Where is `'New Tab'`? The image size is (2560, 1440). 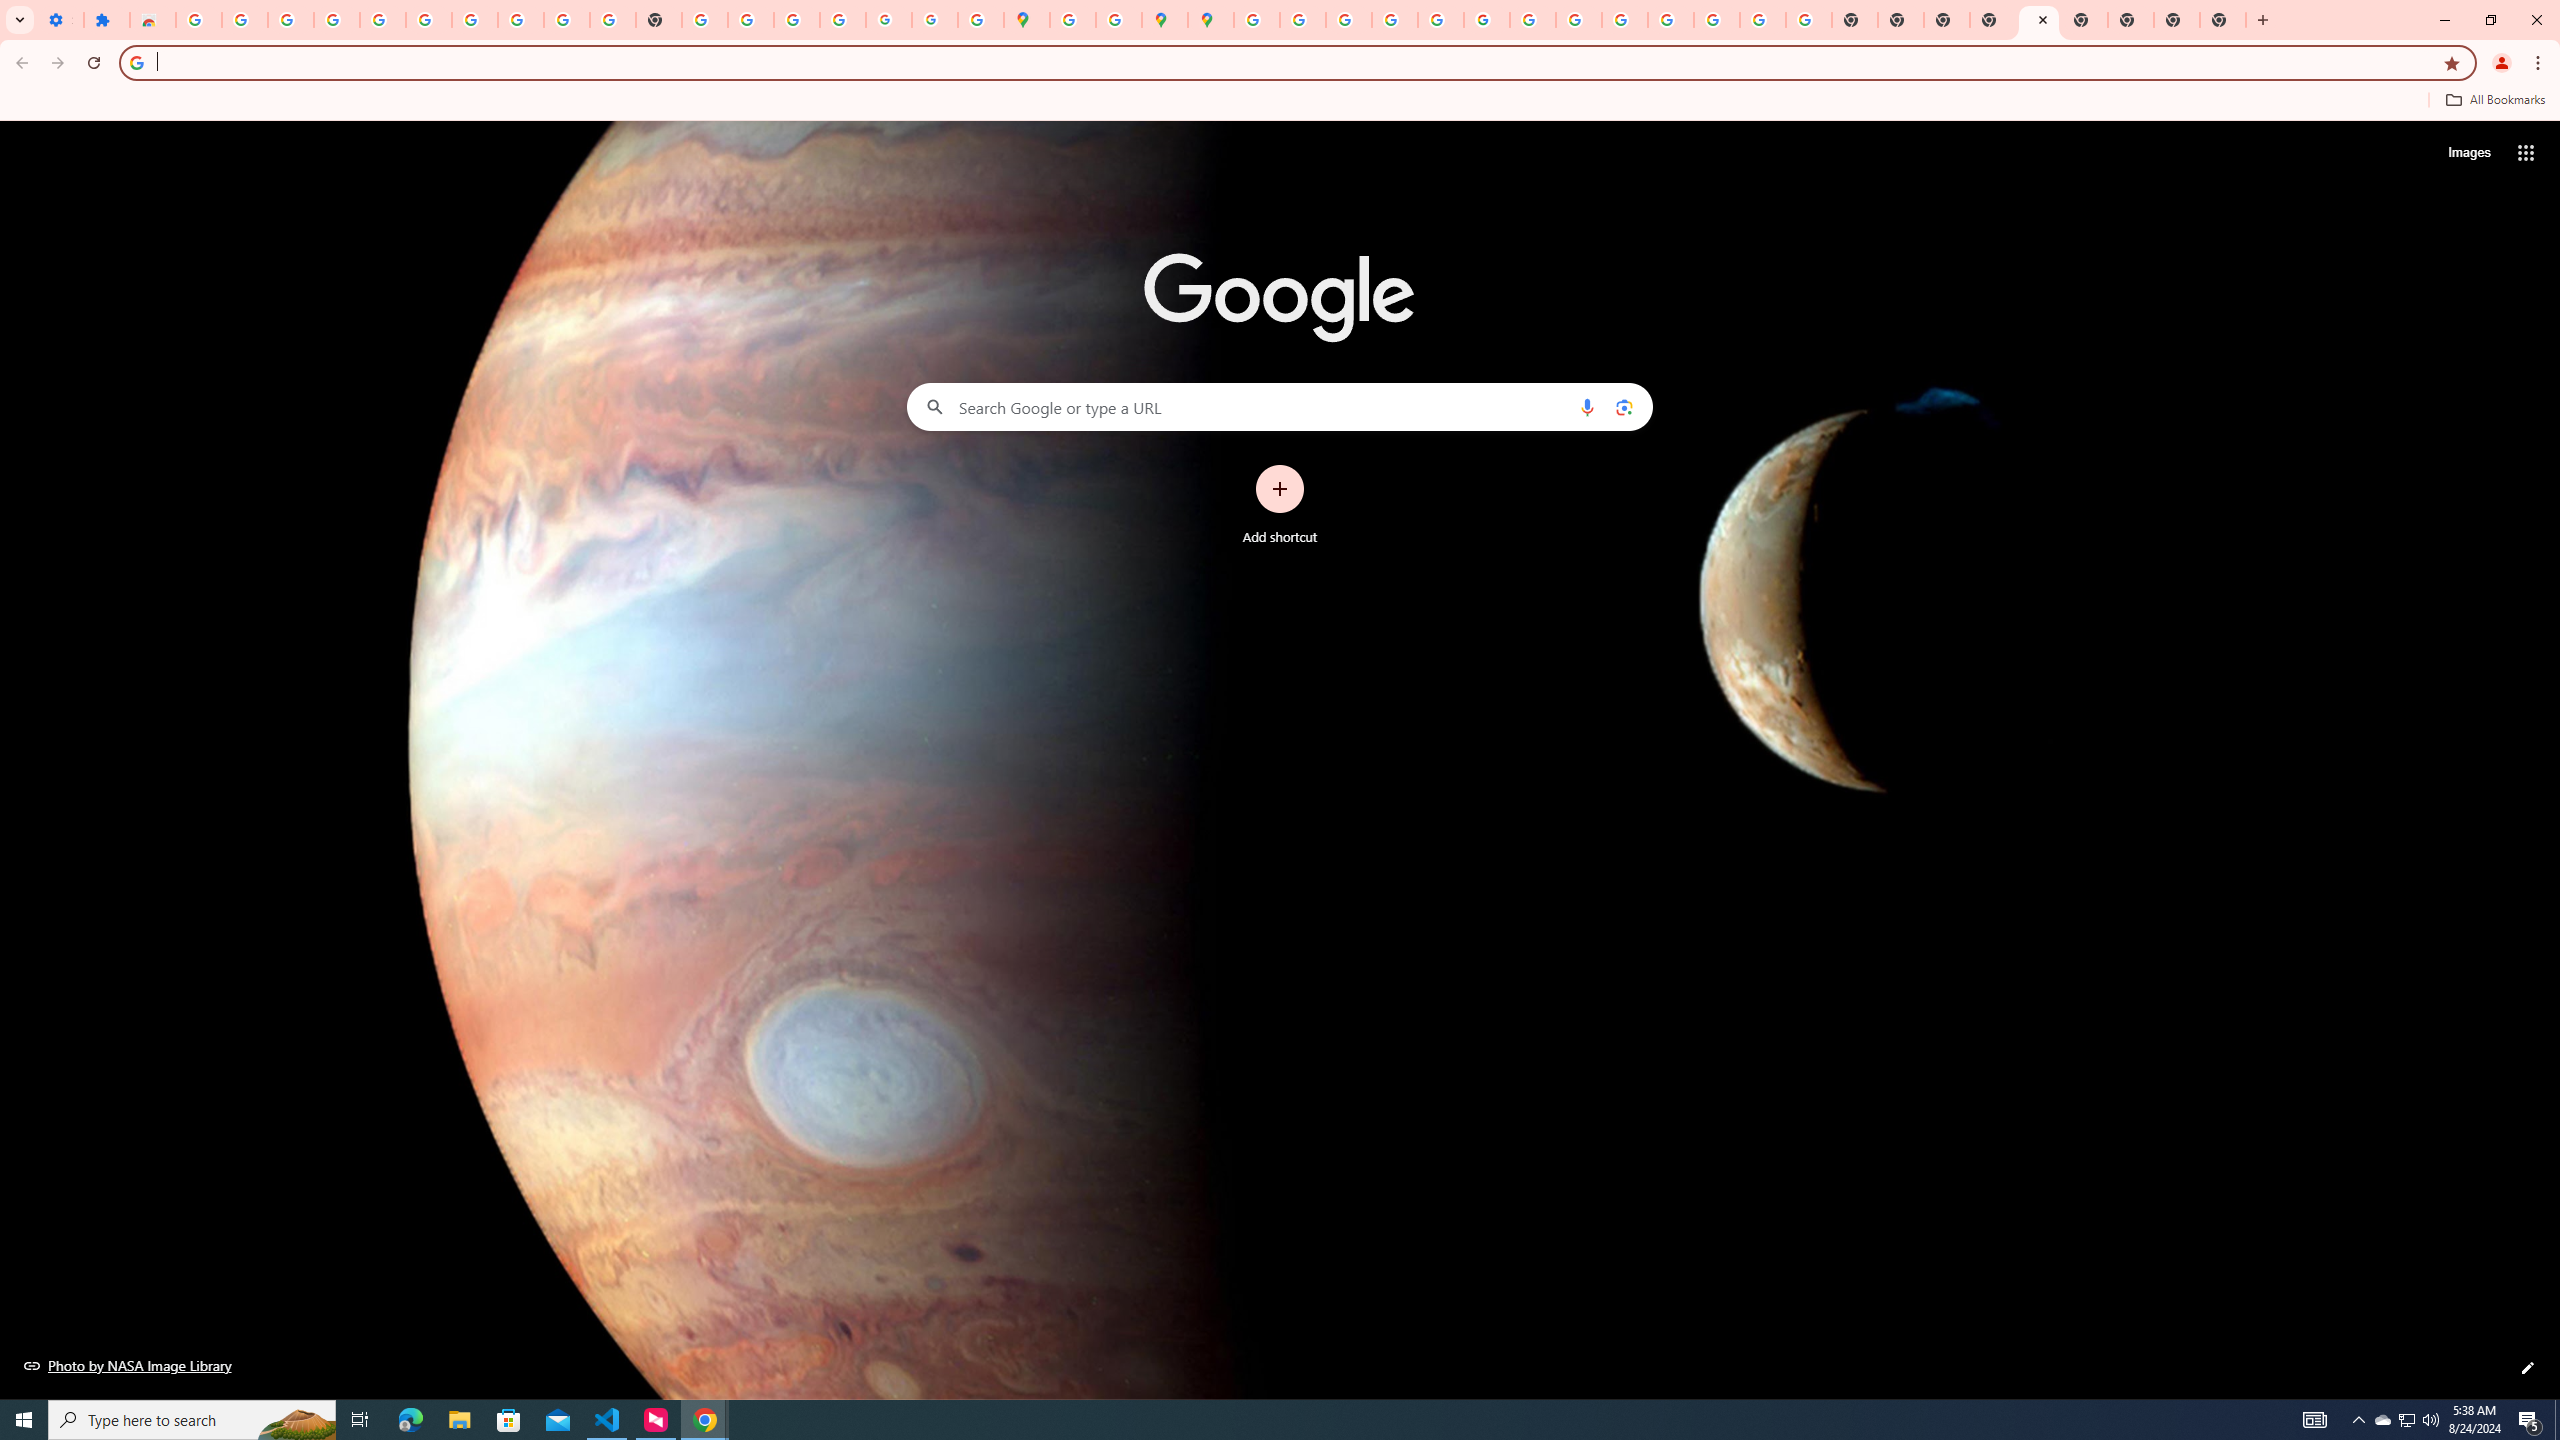
'New Tab' is located at coordinates (2262, 19).